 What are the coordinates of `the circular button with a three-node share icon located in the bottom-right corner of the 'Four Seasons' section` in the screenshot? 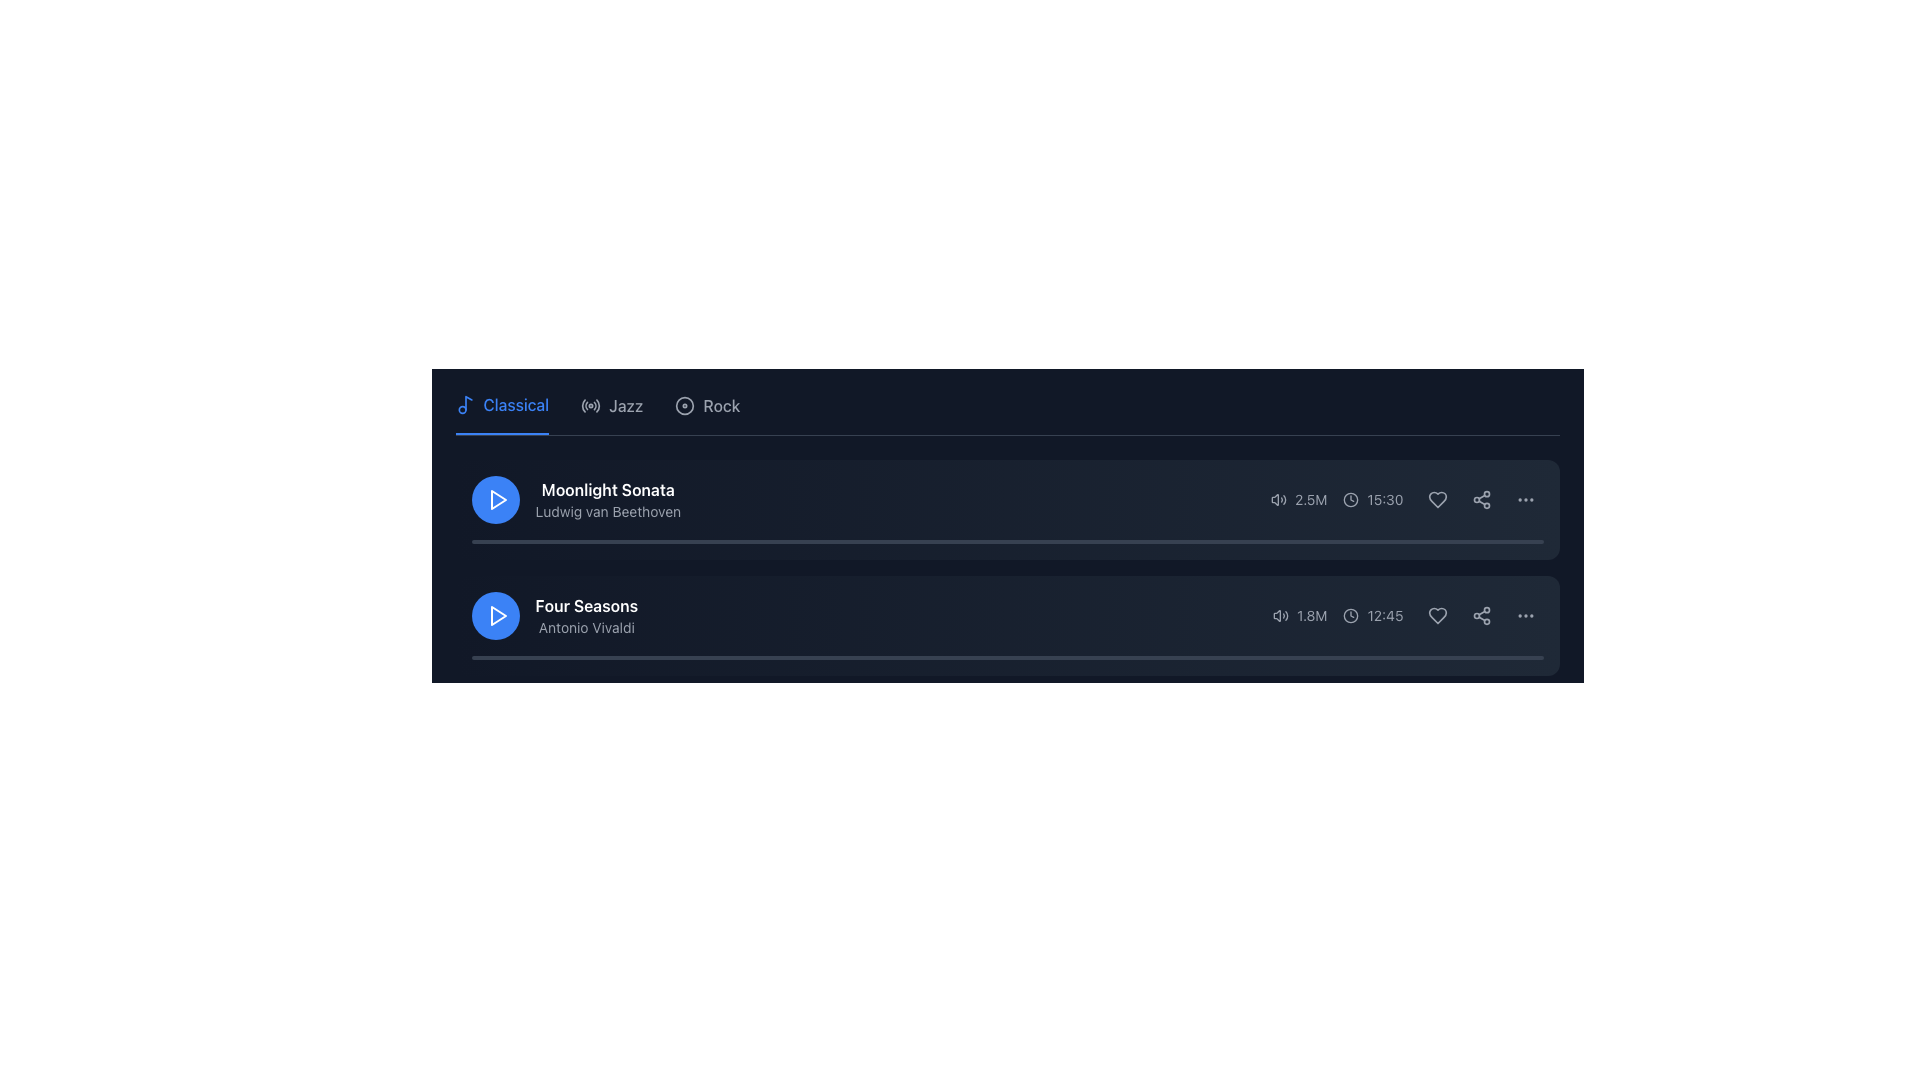 It's located at (1481, 615).